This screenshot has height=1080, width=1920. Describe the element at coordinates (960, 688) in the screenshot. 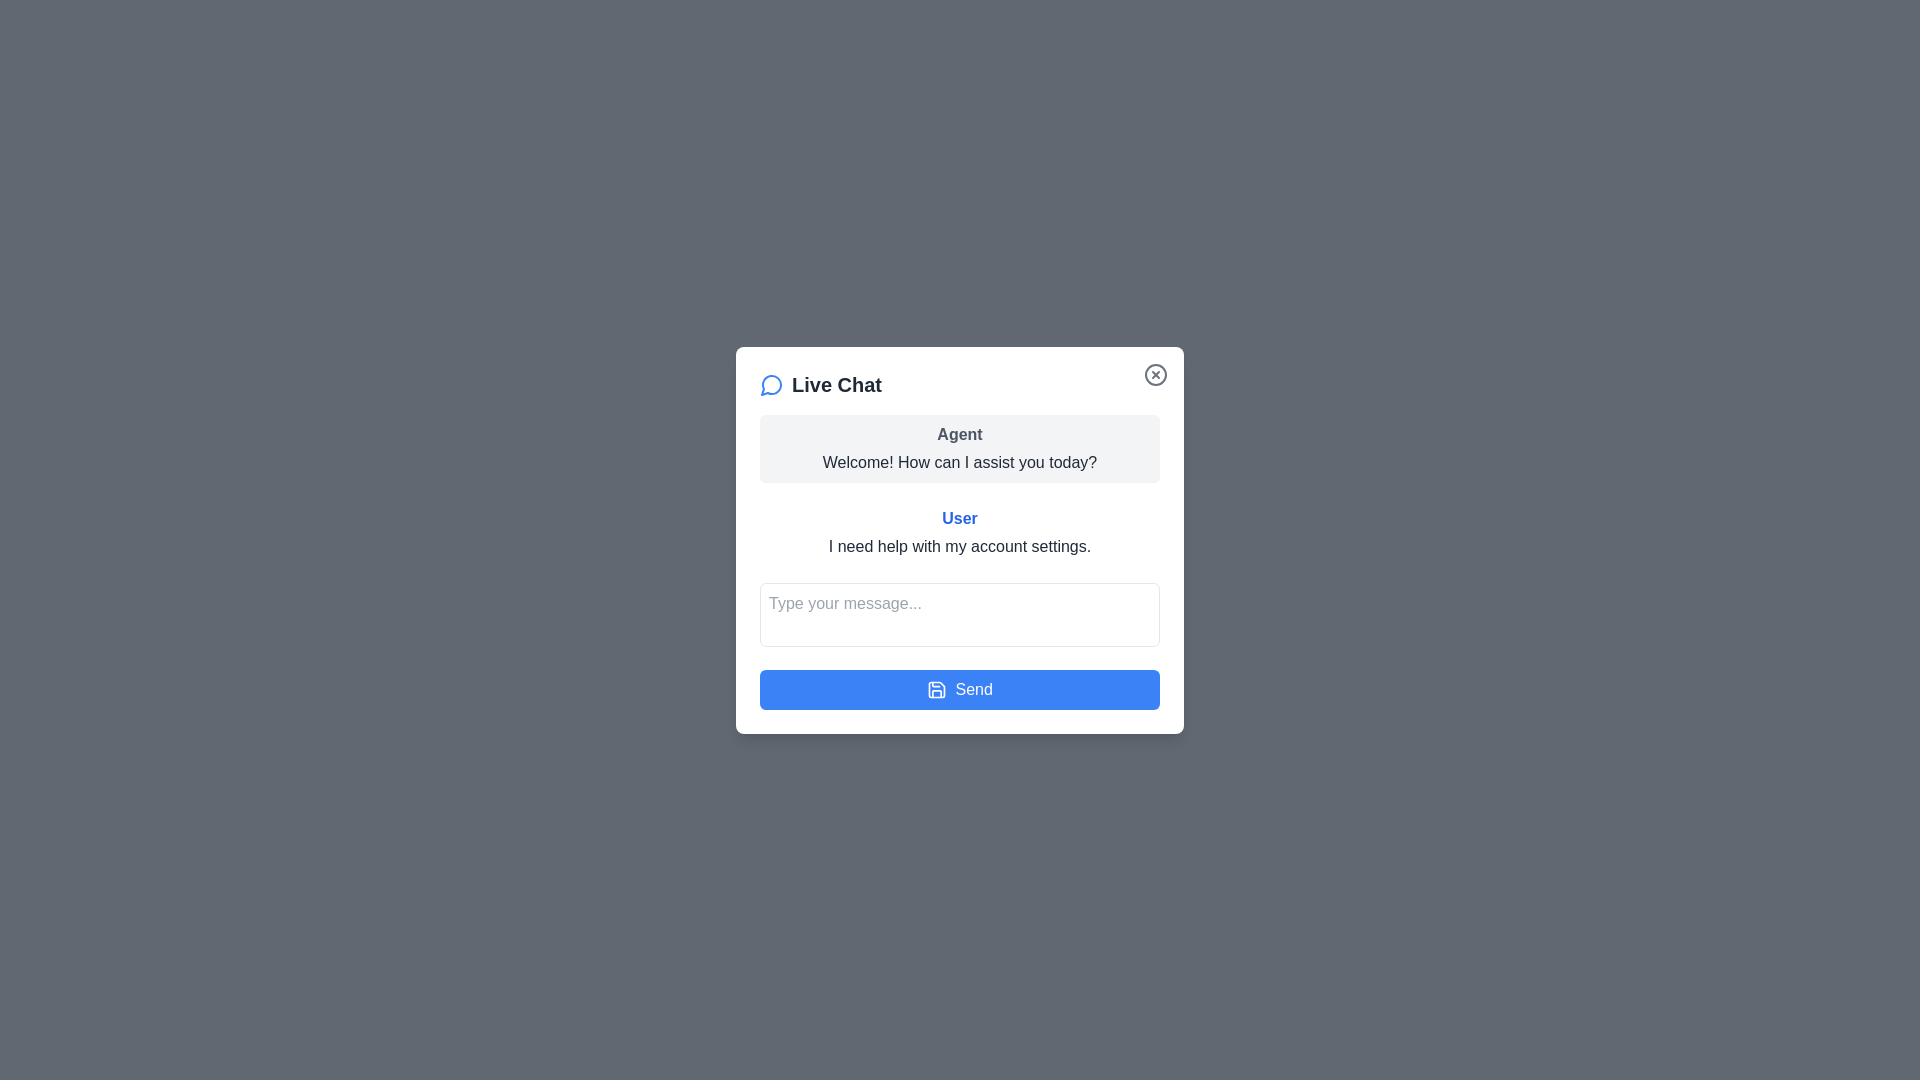

I see `'Send' button to send the typed message` at that location.